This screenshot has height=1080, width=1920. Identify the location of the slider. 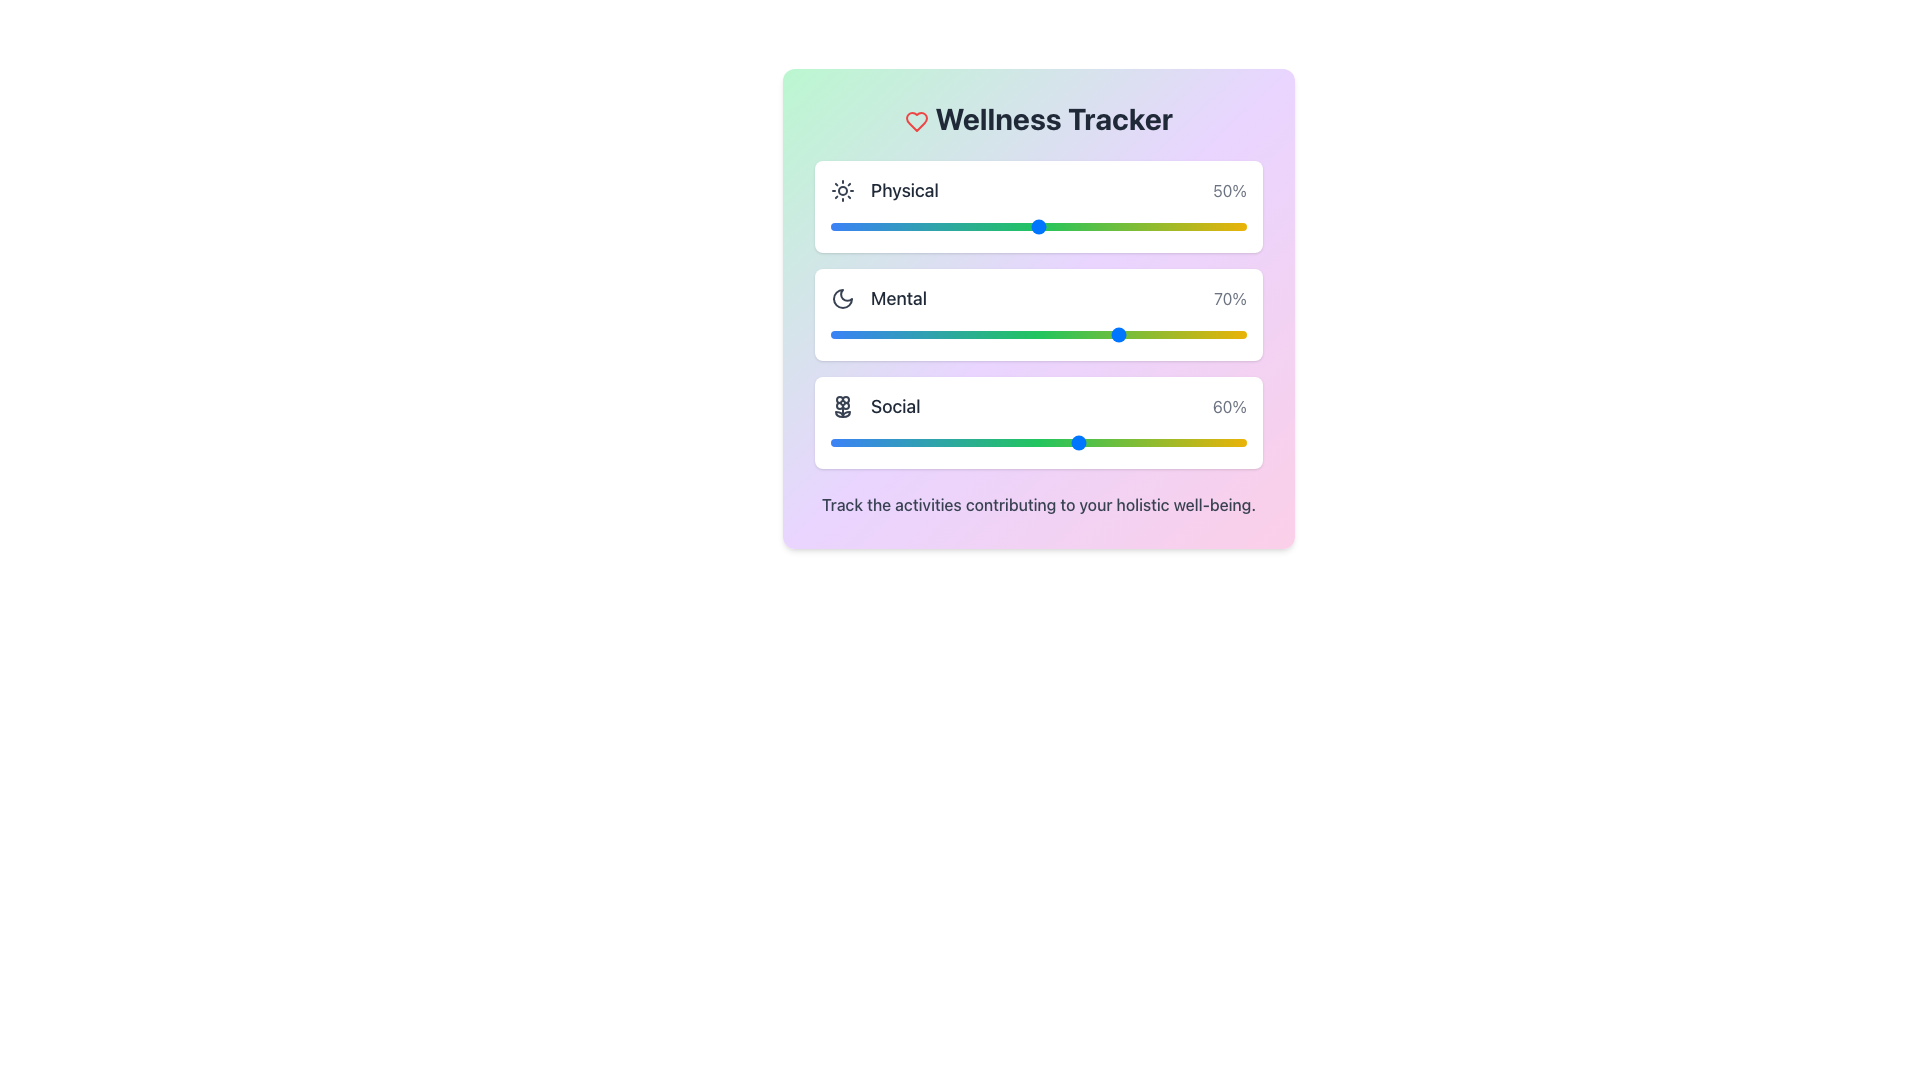
(1067, 334).